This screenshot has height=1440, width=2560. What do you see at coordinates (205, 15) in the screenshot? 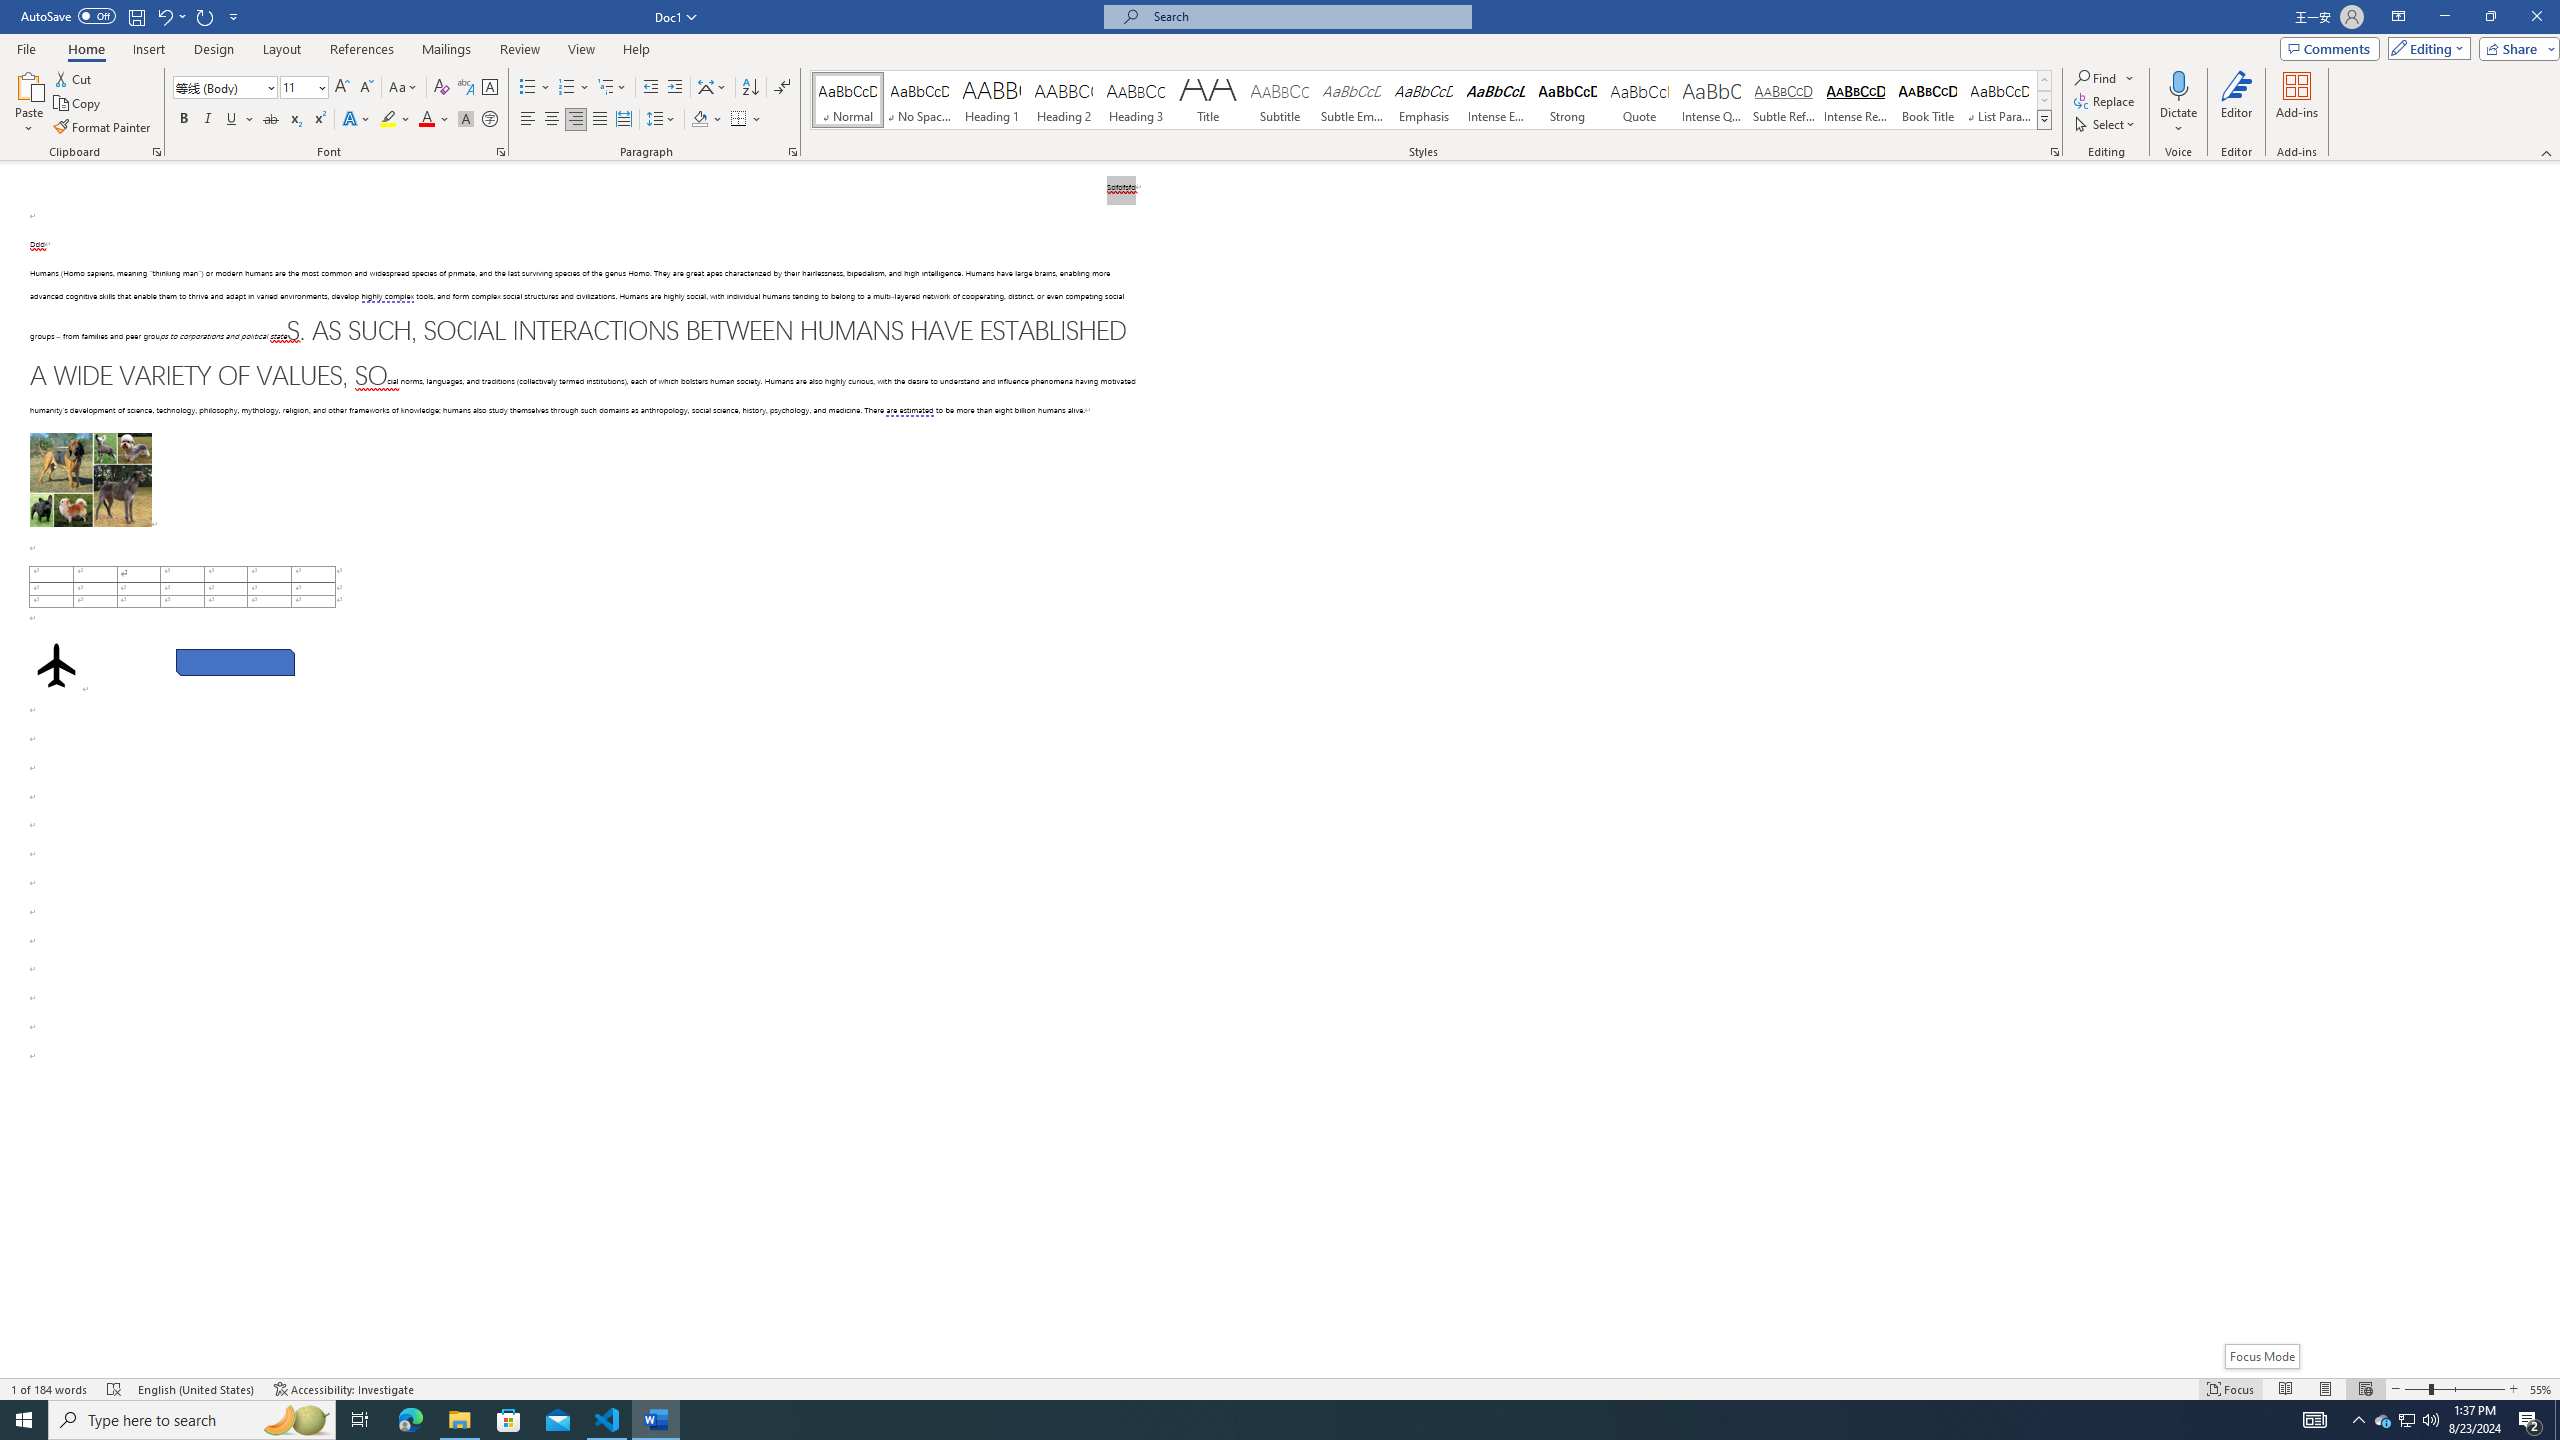
I see `'Repeat Paragraph Alignment'` at bounding box center [205, 15].